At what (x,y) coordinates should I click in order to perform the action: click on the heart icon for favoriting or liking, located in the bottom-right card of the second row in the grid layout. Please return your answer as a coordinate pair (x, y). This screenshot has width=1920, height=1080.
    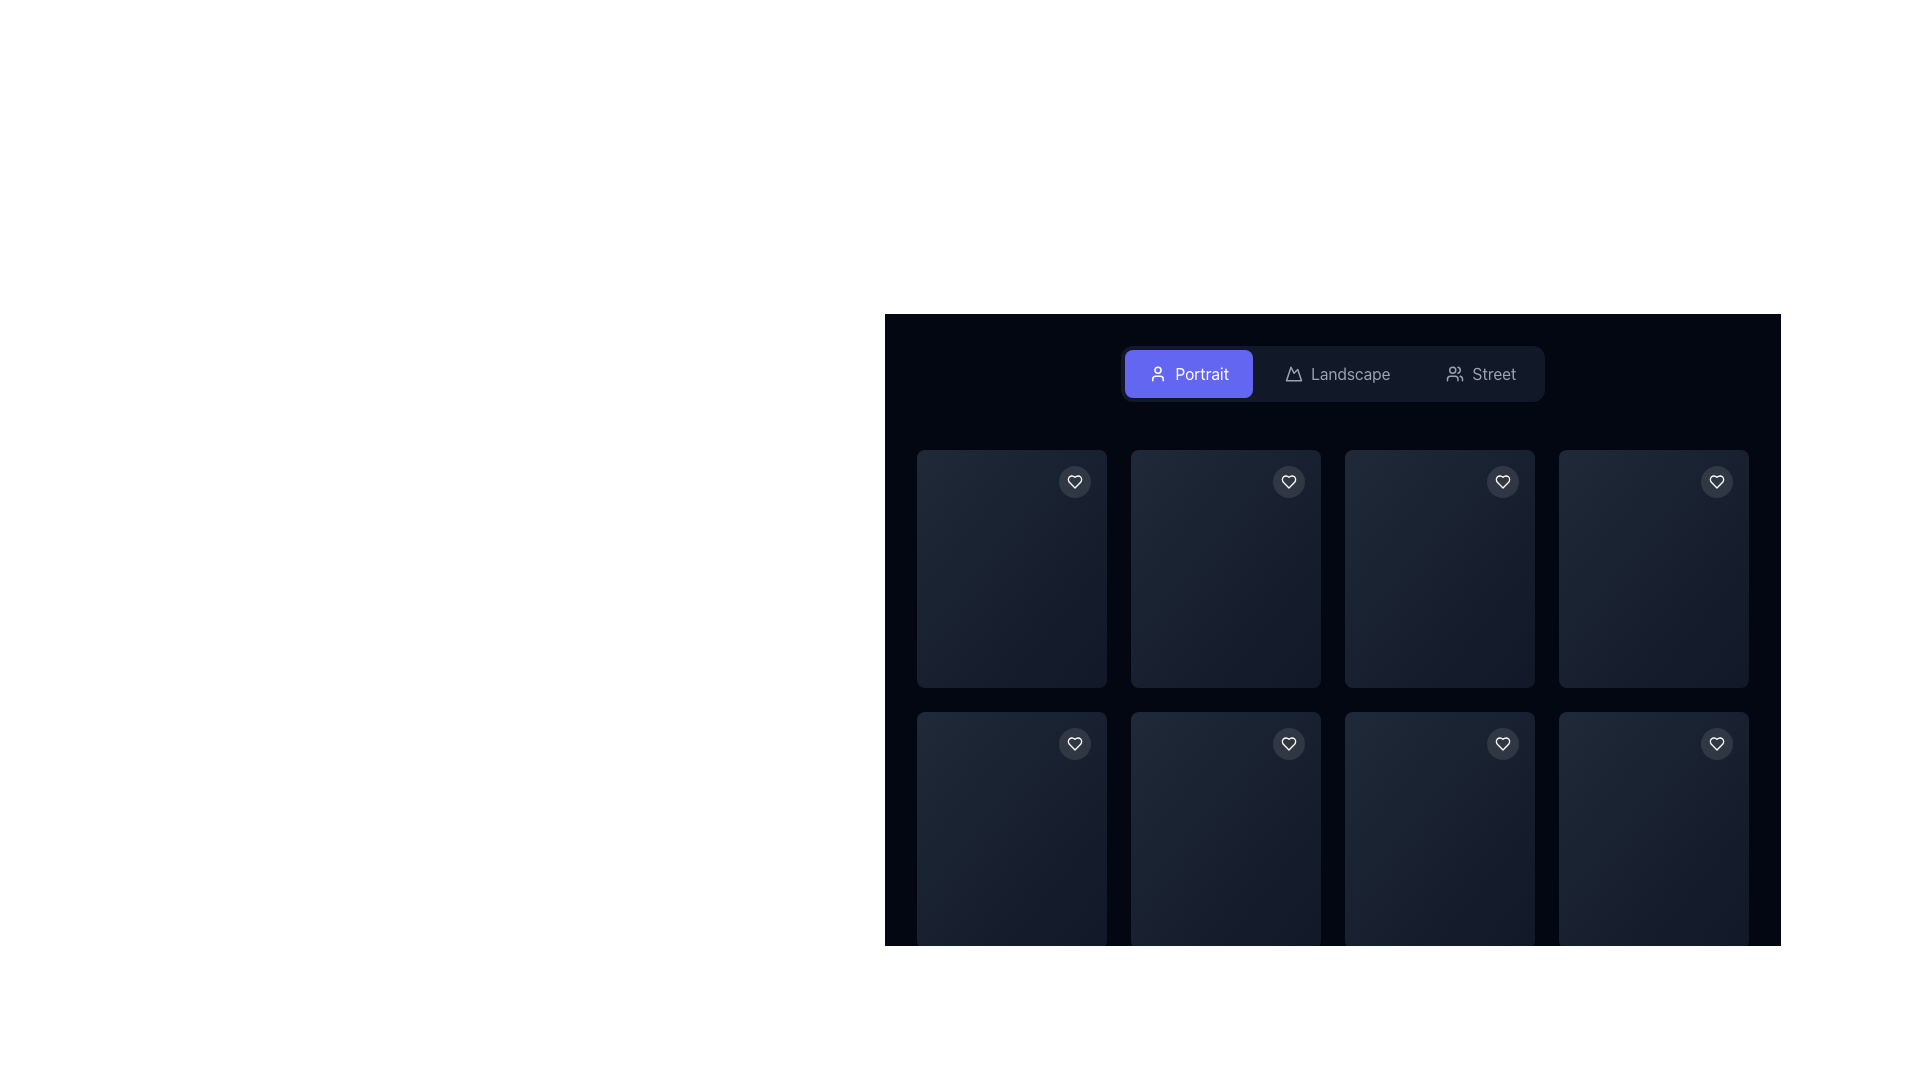
    Looking at the image, I should click on (1502, 743).